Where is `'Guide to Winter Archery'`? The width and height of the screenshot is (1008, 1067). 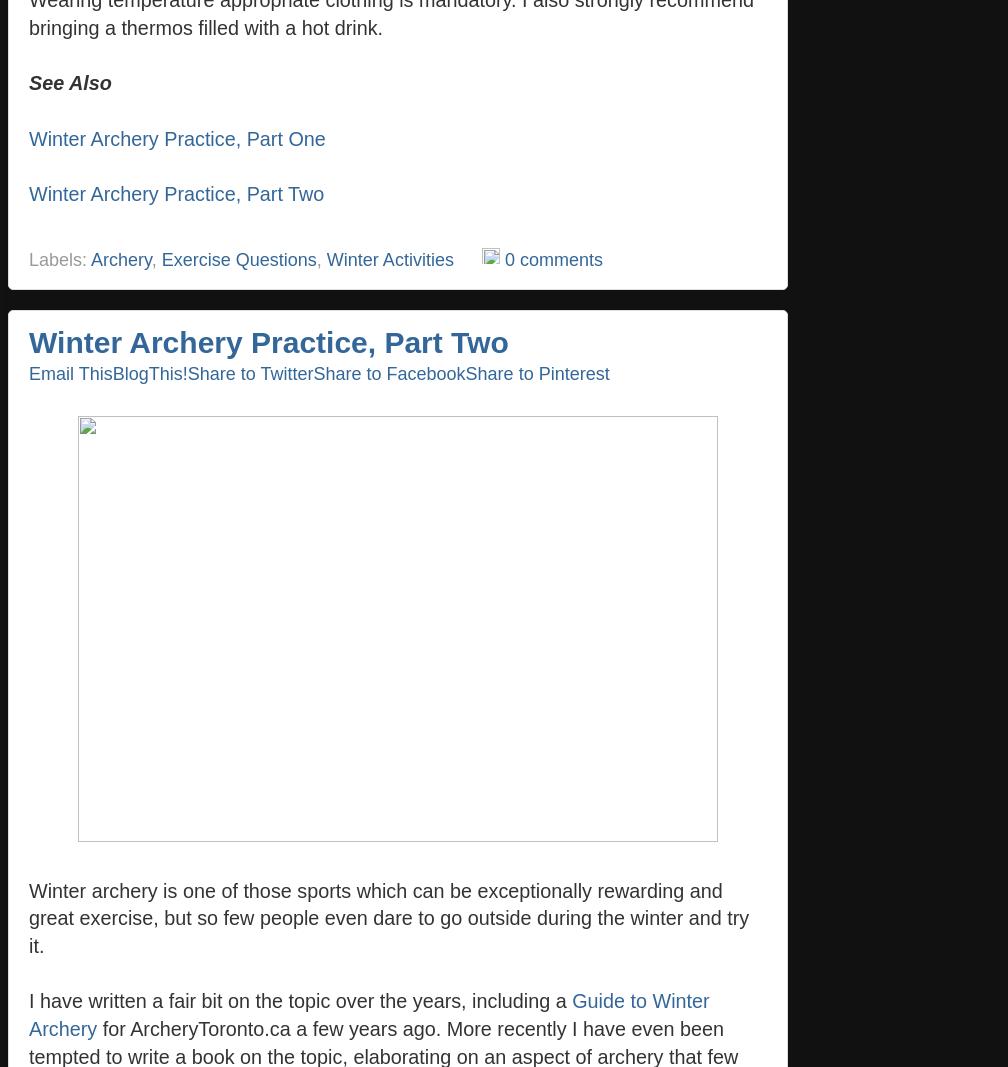
'Guide to Winter Archery' is located at coordinates (369, 1015).